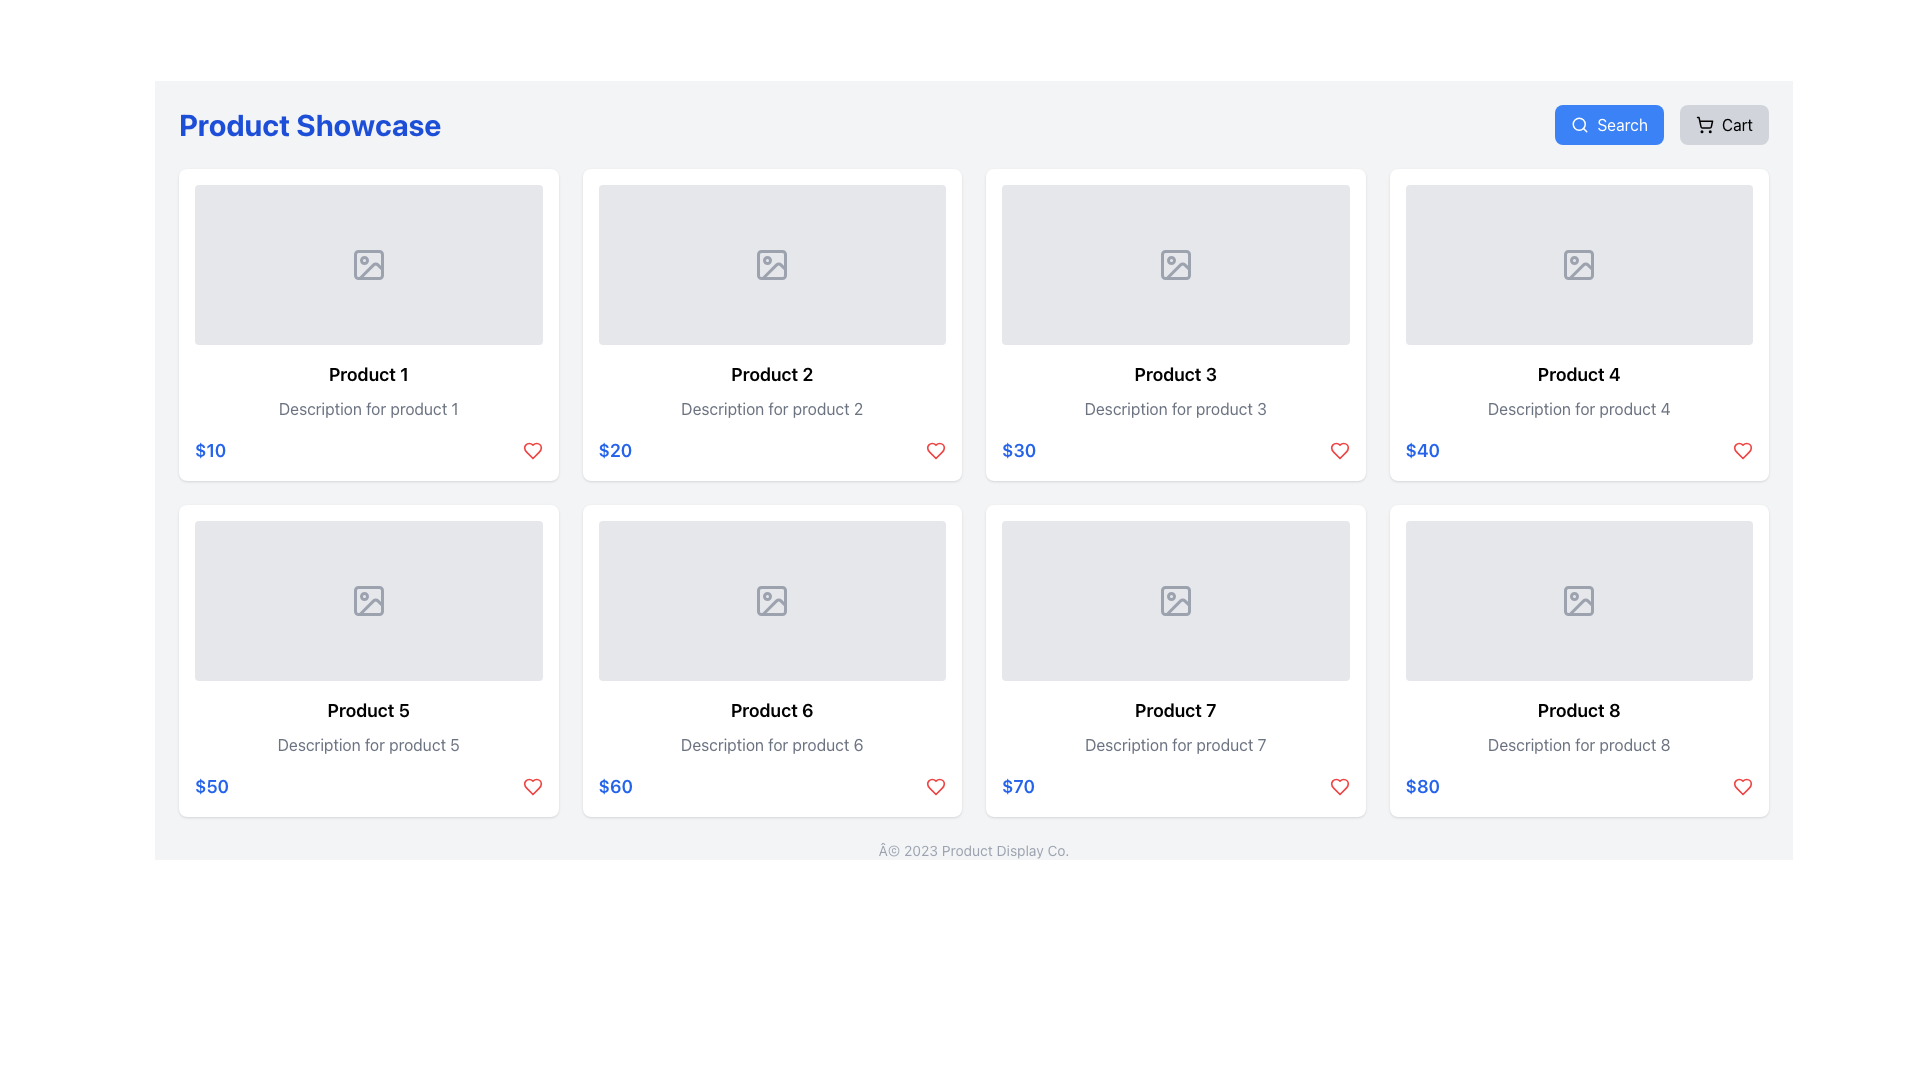  I want to click on description presented in the text label located under the 'Product 4' heading and above the price text '$40' within the fourth product card, so click(1578, 407).